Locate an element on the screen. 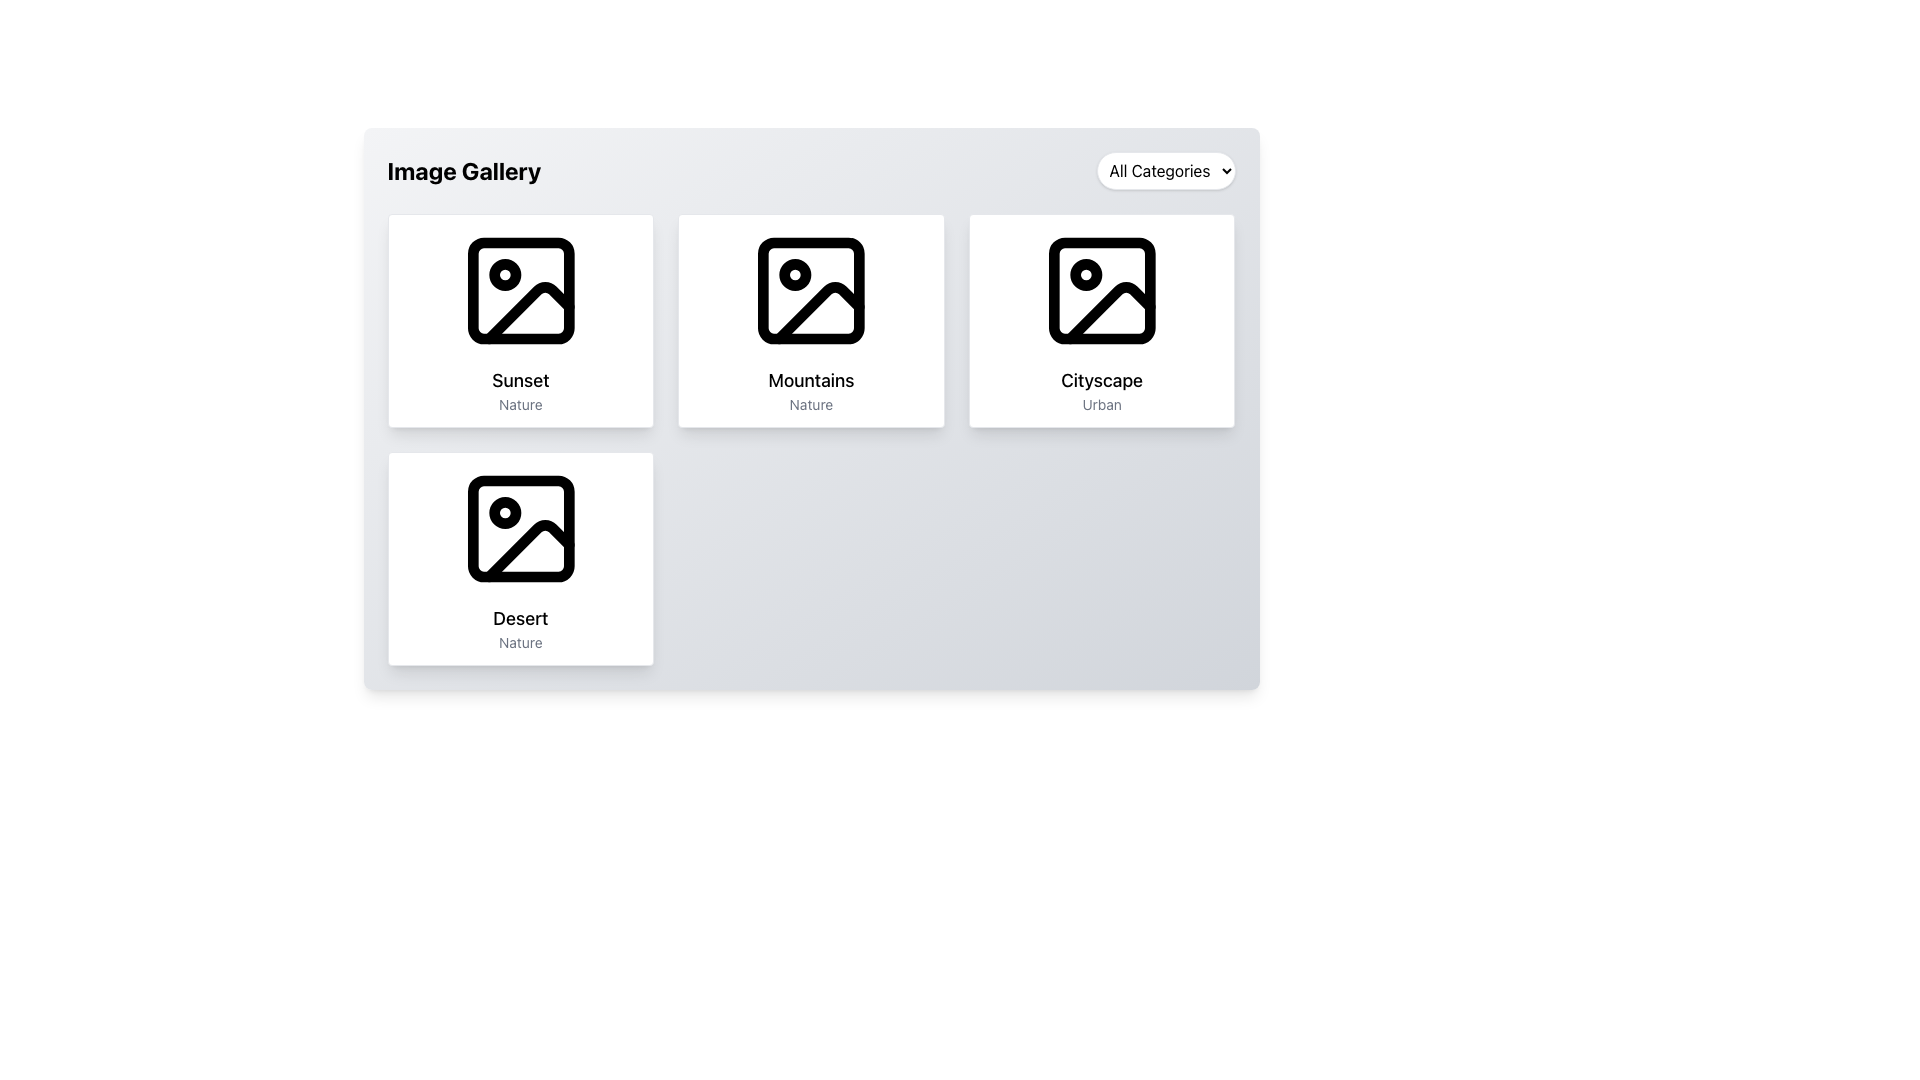 The image size is (1920, 1080). the Decorative vector rectangle with rounded corners that forms part of the 'Sunset' image thumbnail, which is the largest shape in the lower part of the image icon positioned in the top-left of a 2x2 grid is located at coordinates (520, 290).